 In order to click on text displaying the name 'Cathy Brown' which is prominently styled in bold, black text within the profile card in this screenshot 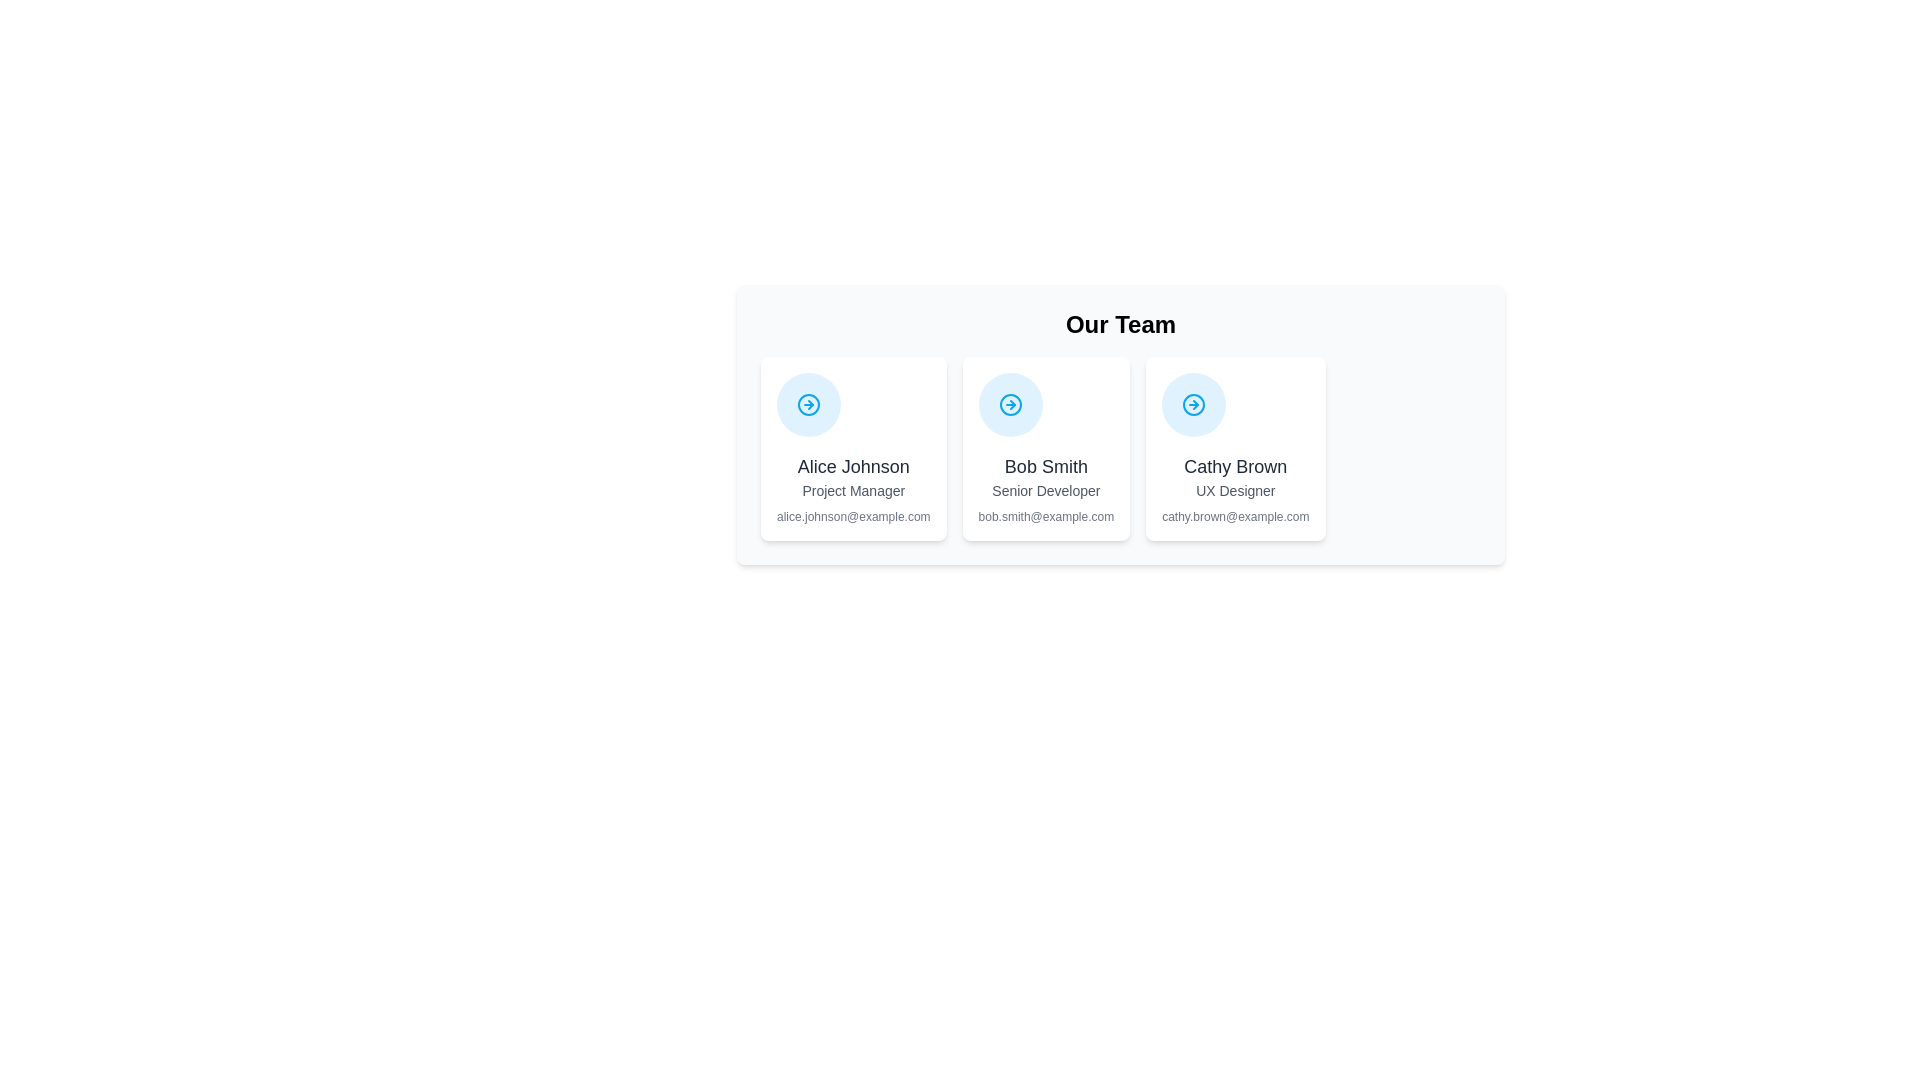, I will do `click(1234, 466)`.